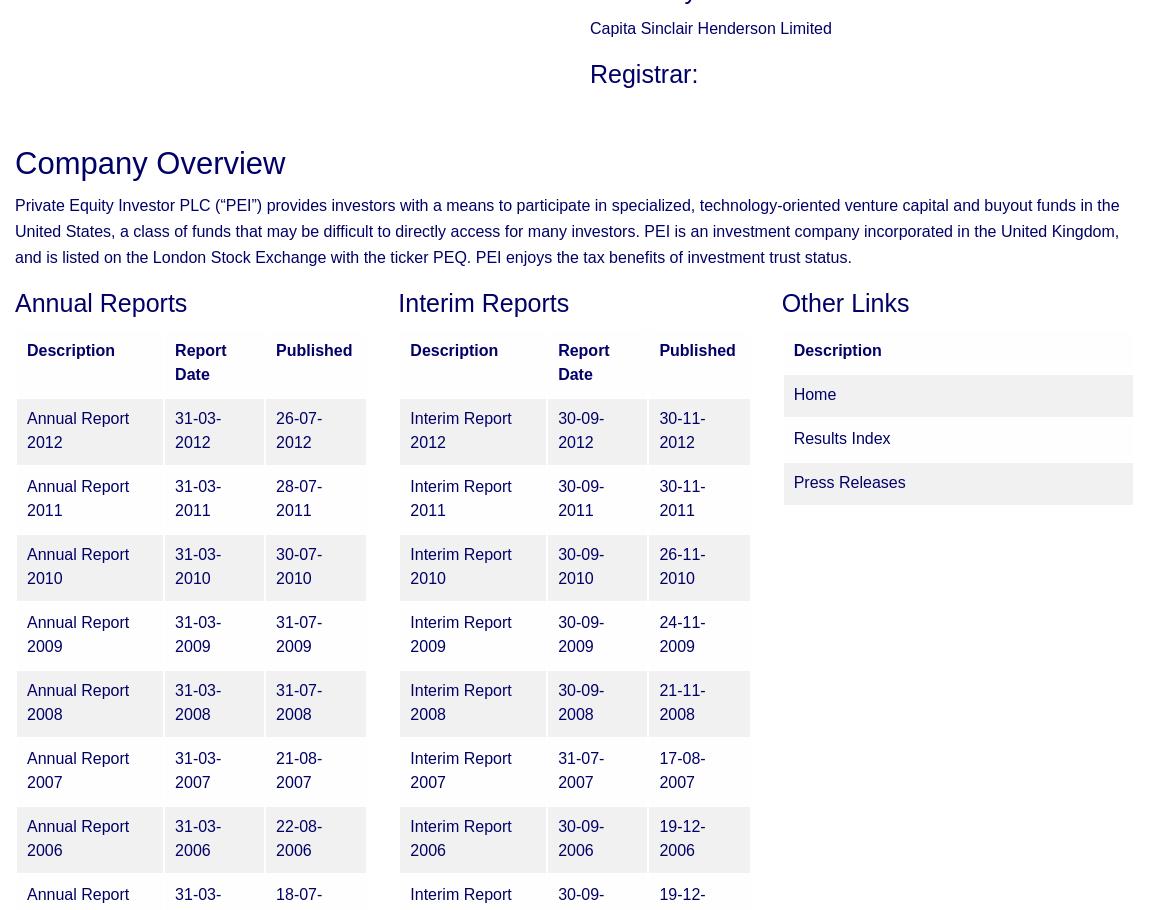 The image size is (1150, 910). Describe the element at coordinates (460, 838) in the screenshot. I see `'Interim Report 2006'` at that location.